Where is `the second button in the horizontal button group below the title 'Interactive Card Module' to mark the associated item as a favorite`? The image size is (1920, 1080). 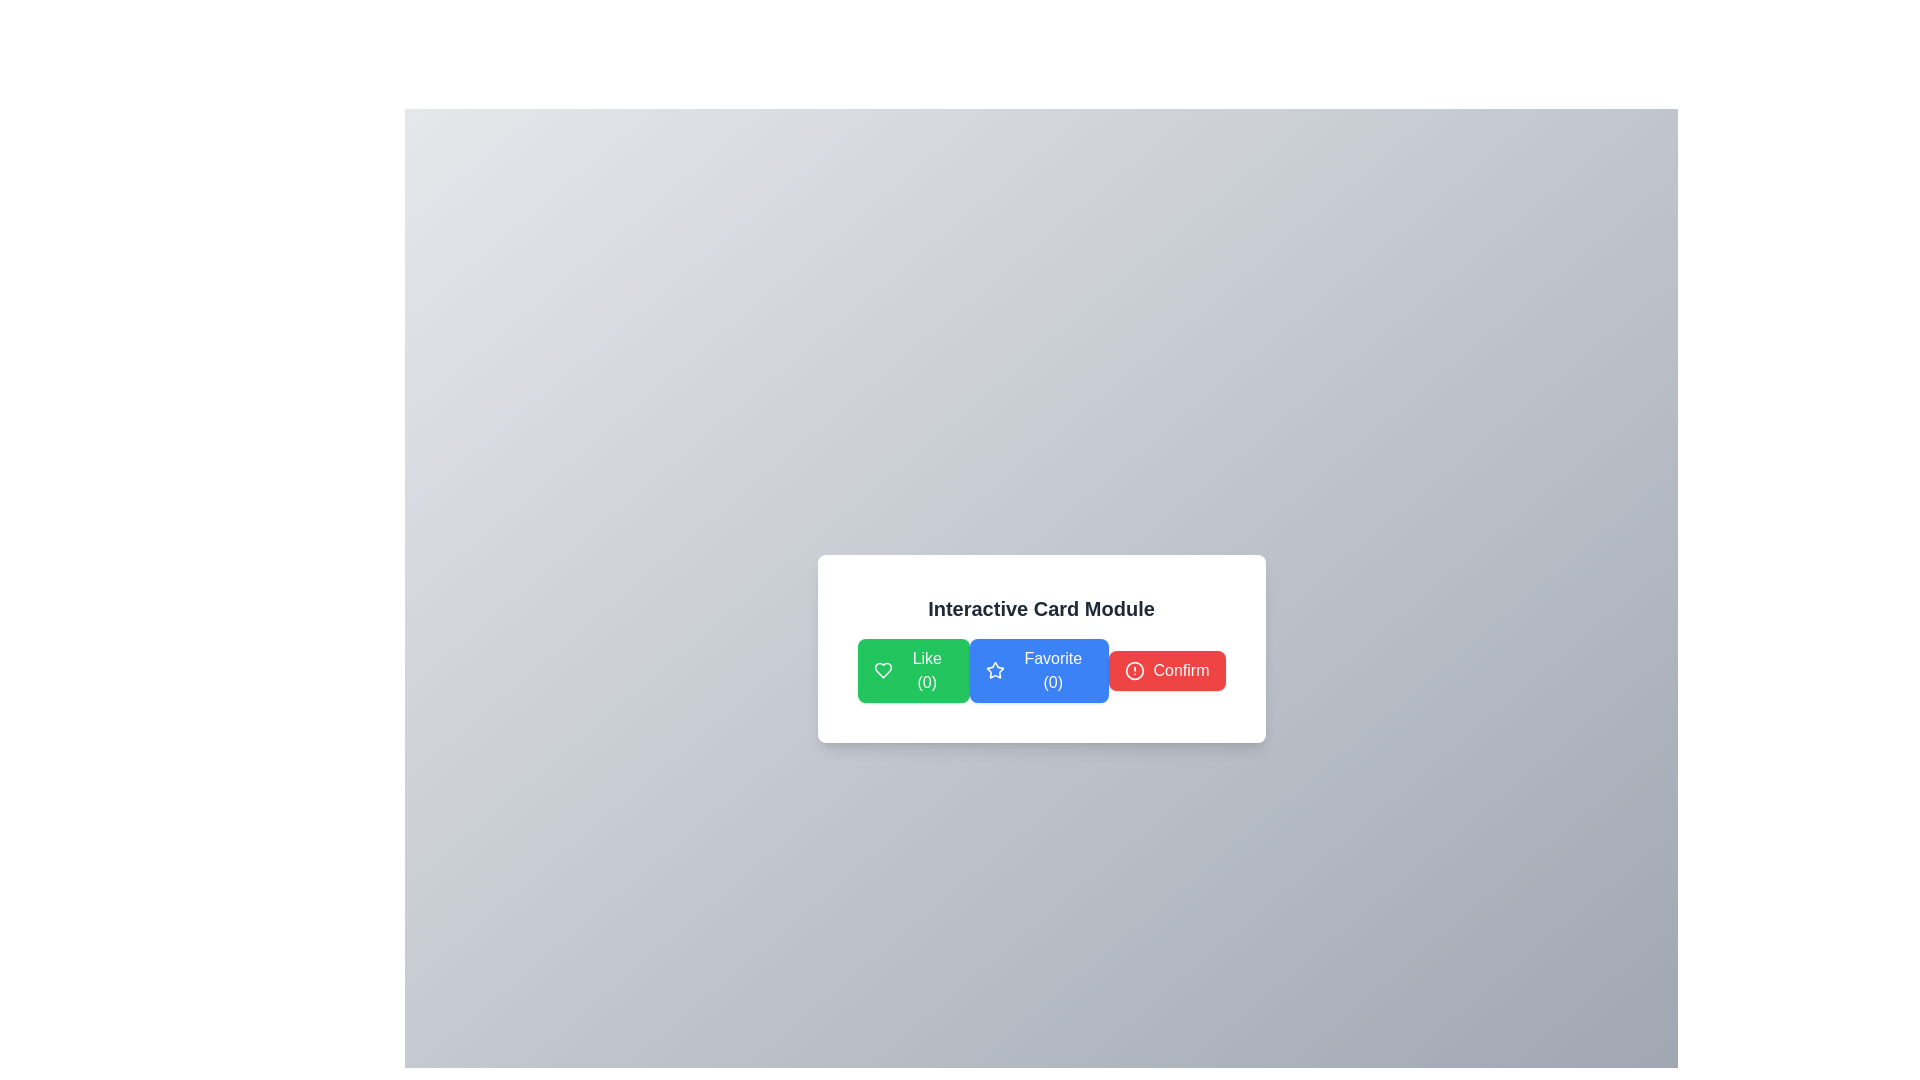 the second button in the horizontal button group below the title 'Interactive Card Module' to mark the associated item as a favorite is located at coordinates (1040, 648).